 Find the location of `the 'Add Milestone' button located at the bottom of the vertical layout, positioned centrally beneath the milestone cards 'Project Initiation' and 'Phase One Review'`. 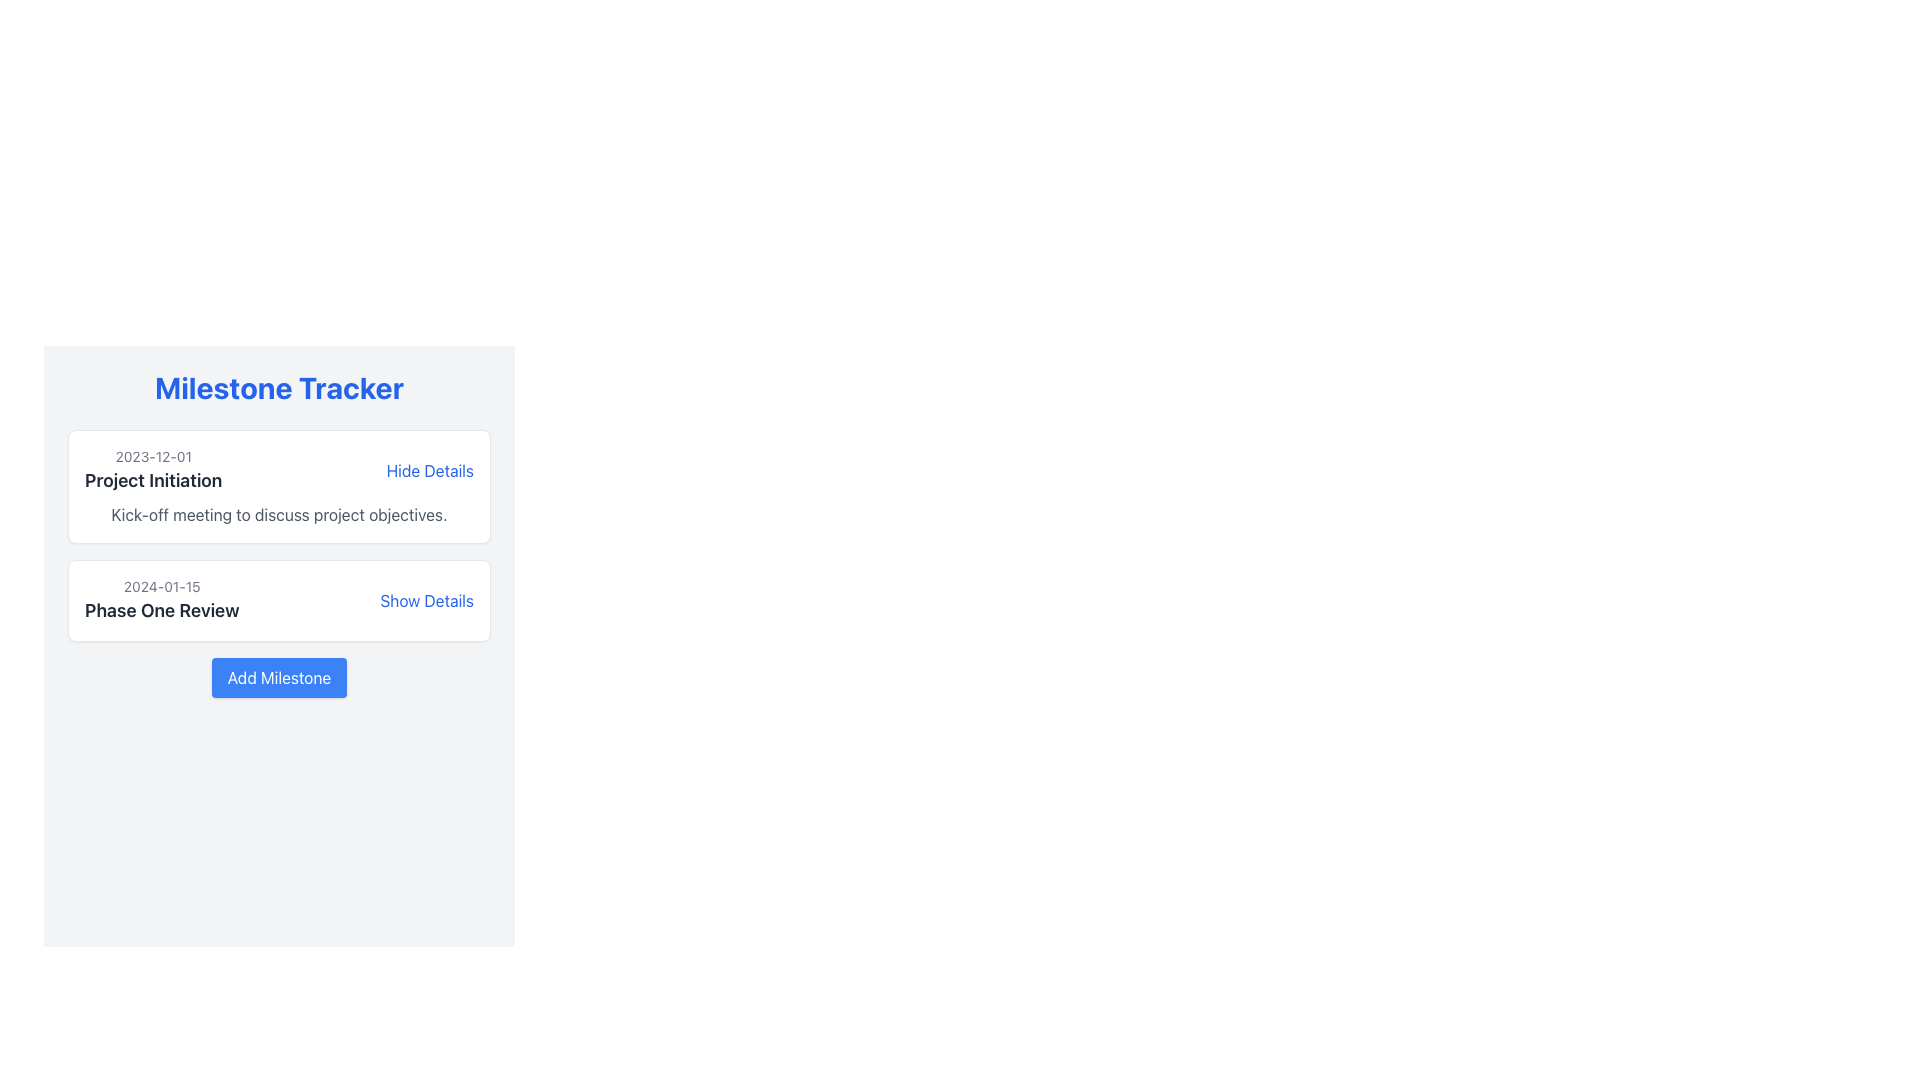

the 'Add Milestone' button located at the bottom of the vertical layout, positioned centrally beneath the milestone cards 'Project Initiation' and 'Phase One Review' is located at coordinates (278, 677).